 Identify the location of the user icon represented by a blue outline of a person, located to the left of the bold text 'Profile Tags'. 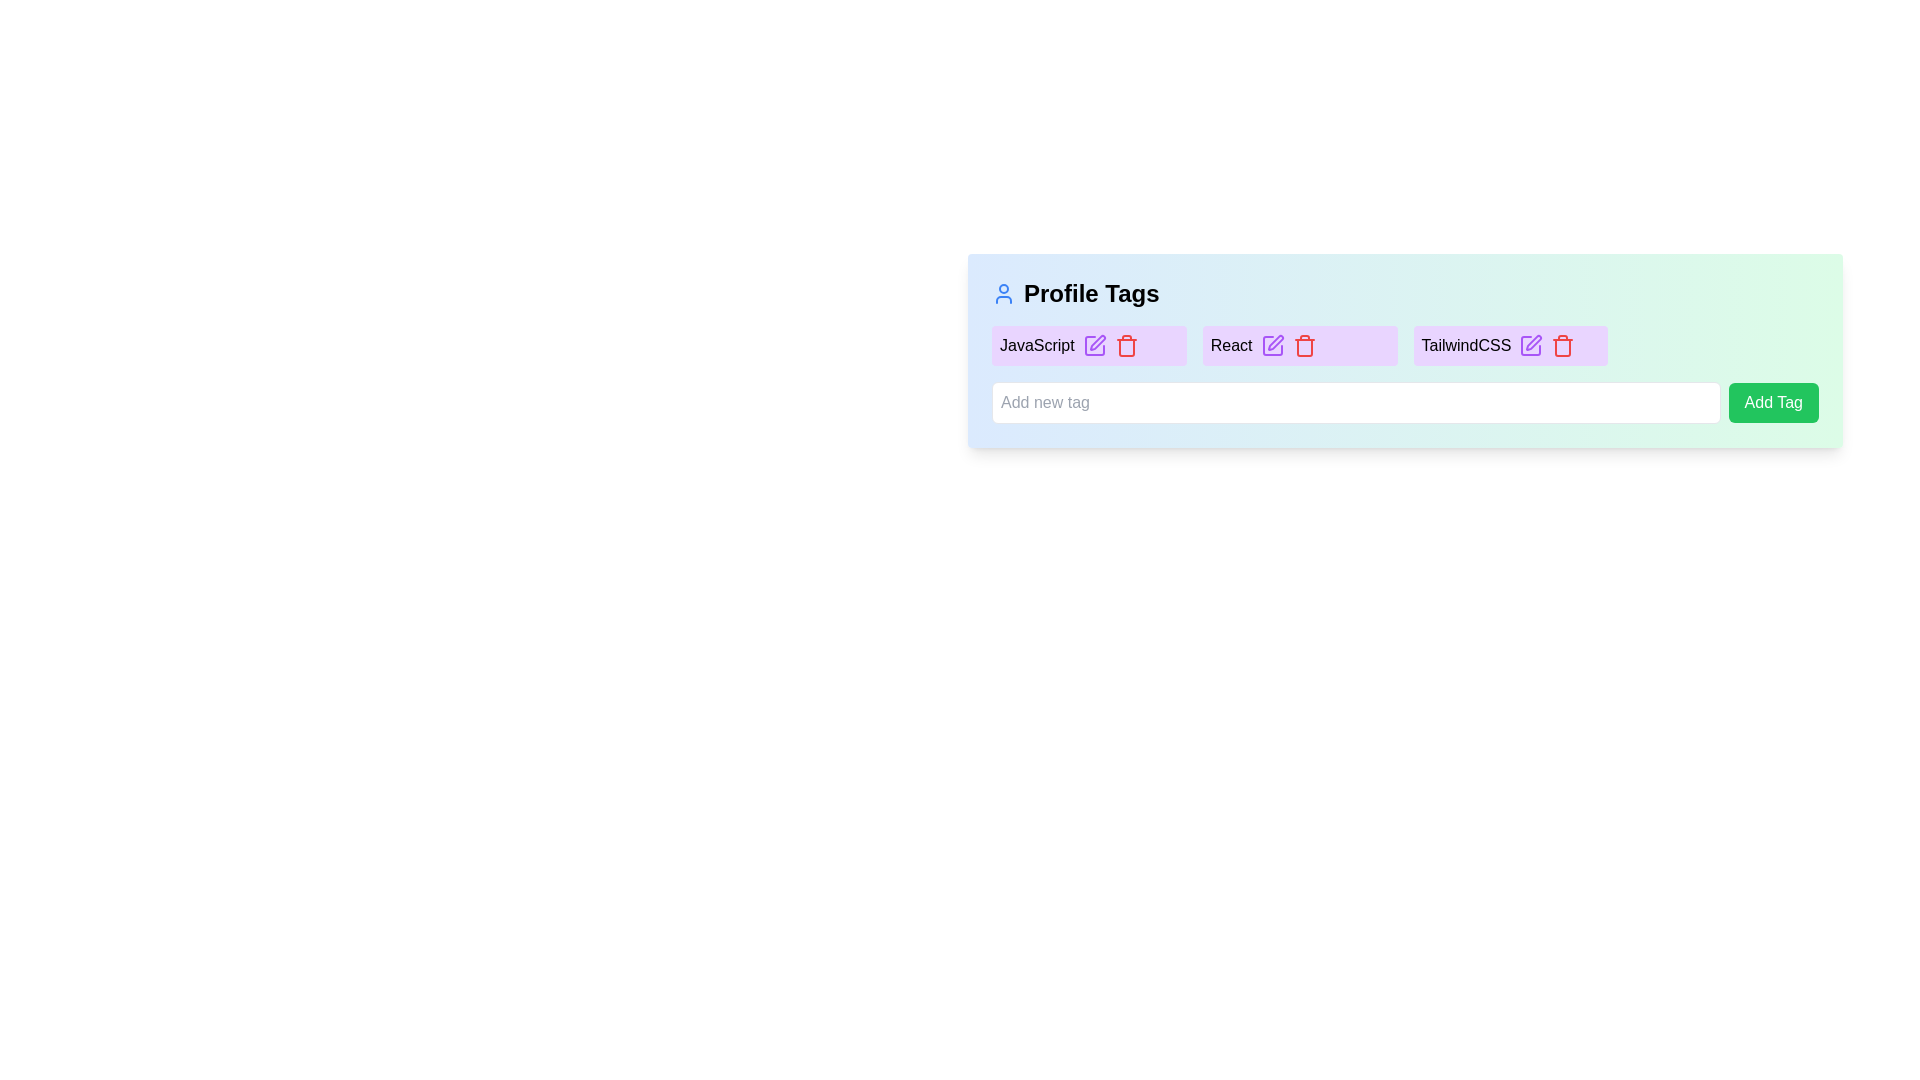
(1003, 293).